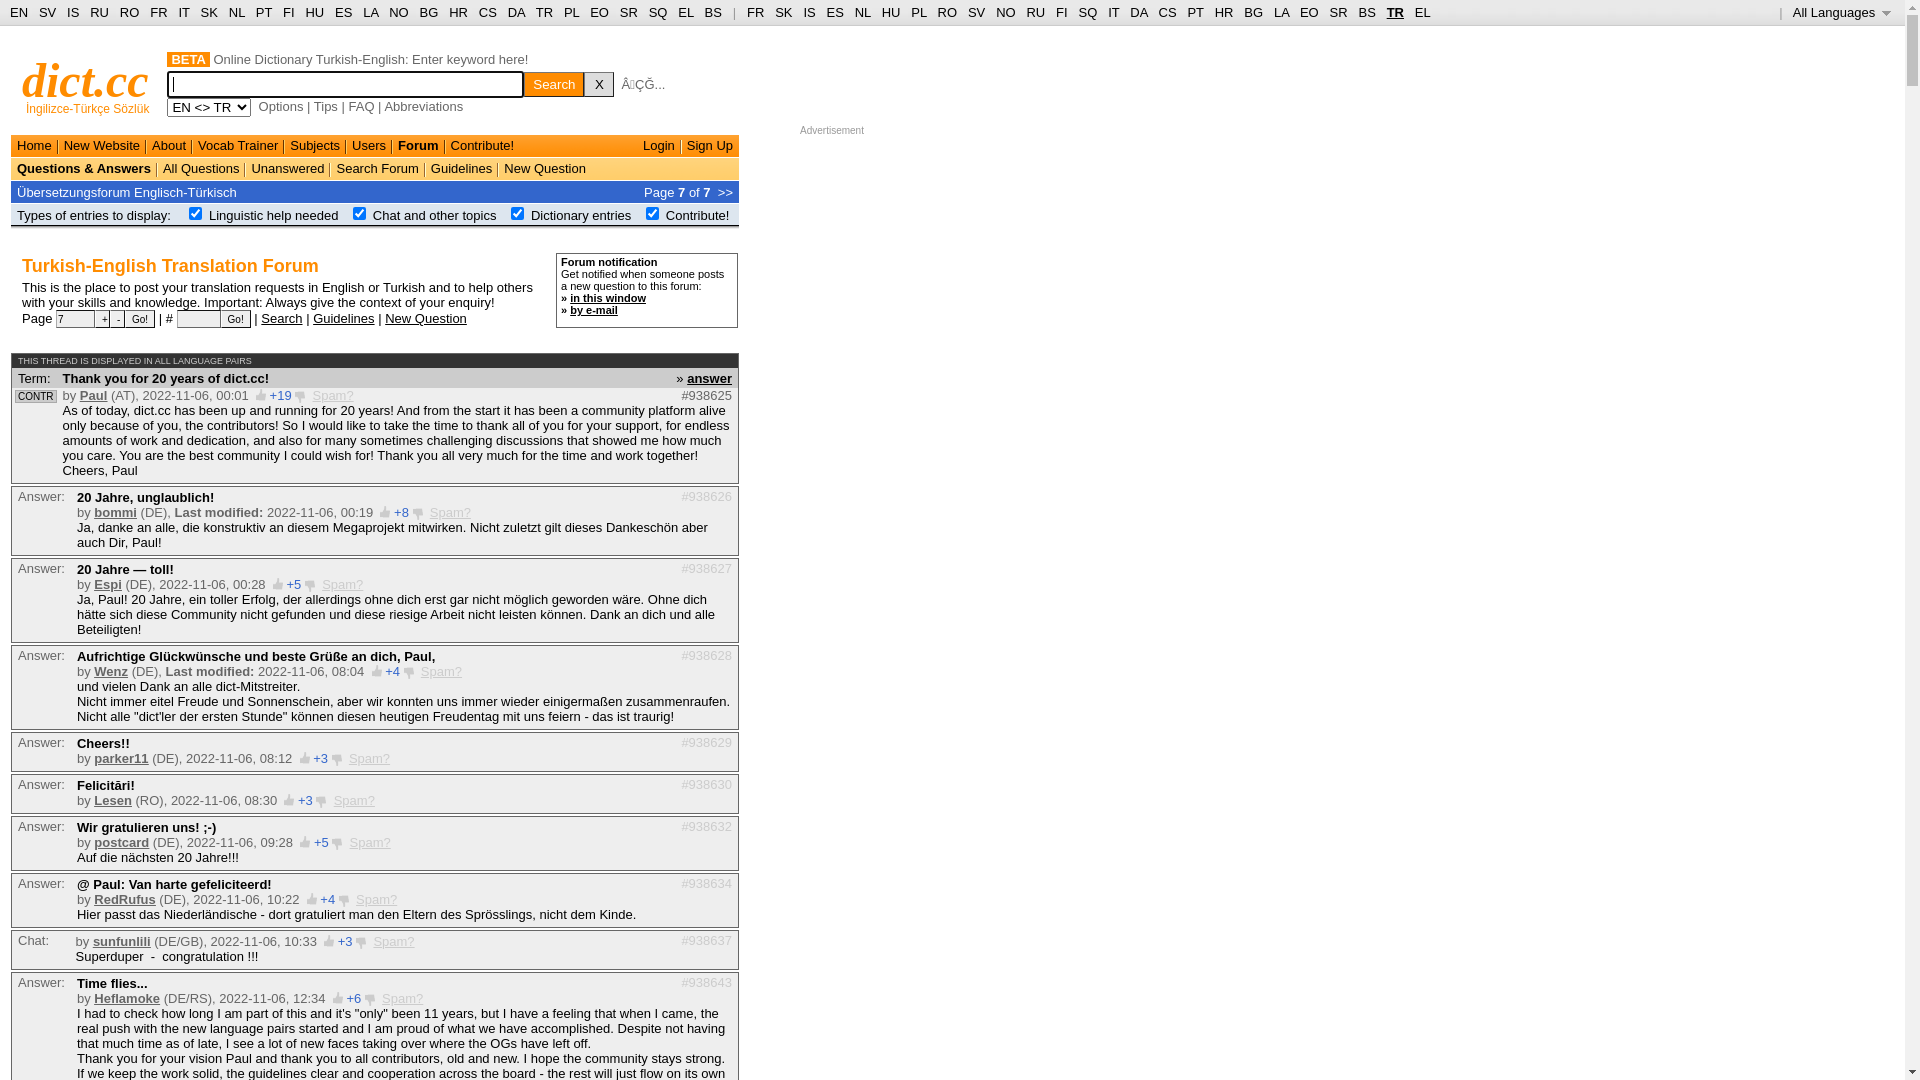 The width and height of the screenshot is (1920, 1080). I want to click on 'SQ', so click(658, 12).